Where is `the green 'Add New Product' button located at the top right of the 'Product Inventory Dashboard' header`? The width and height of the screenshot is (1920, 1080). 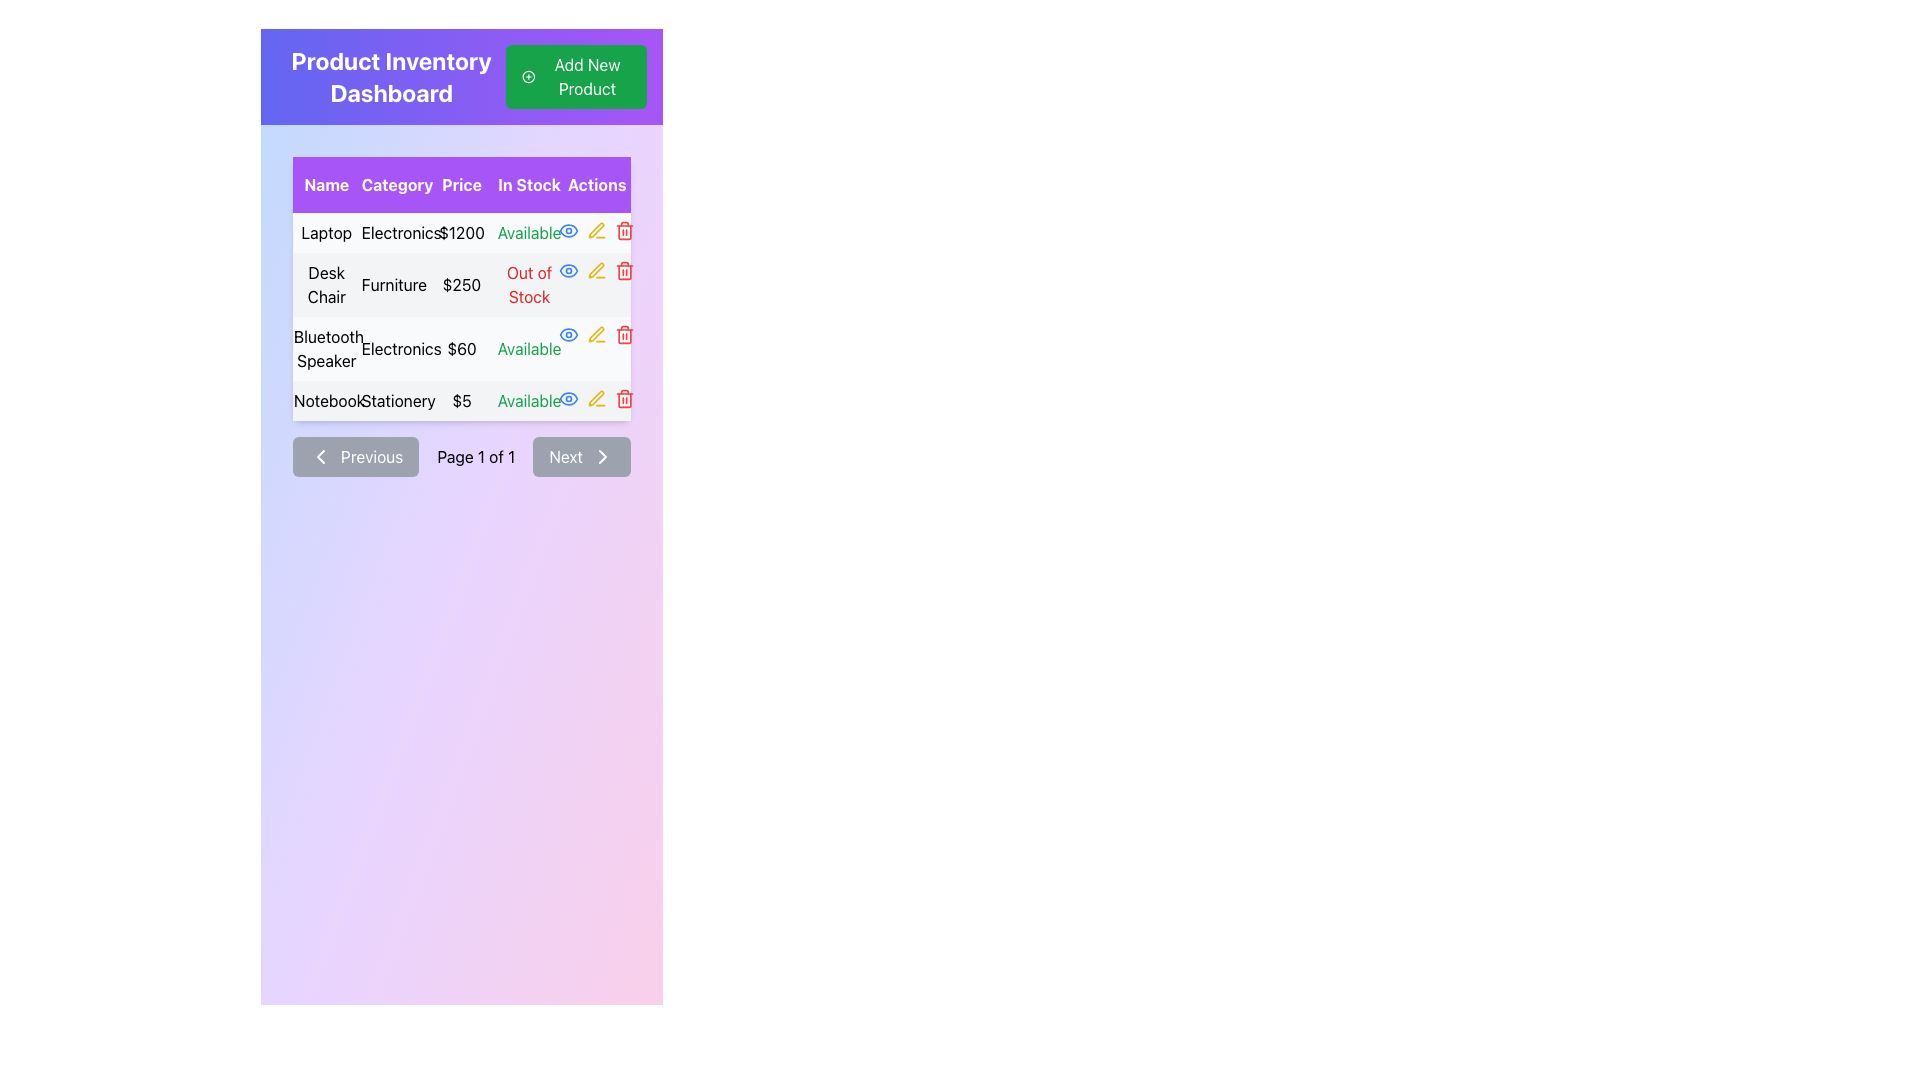 the green 'Add New Product' button located at the top right of the 'Product Inventory Dashboard' header is located at coordinates (575, 76).